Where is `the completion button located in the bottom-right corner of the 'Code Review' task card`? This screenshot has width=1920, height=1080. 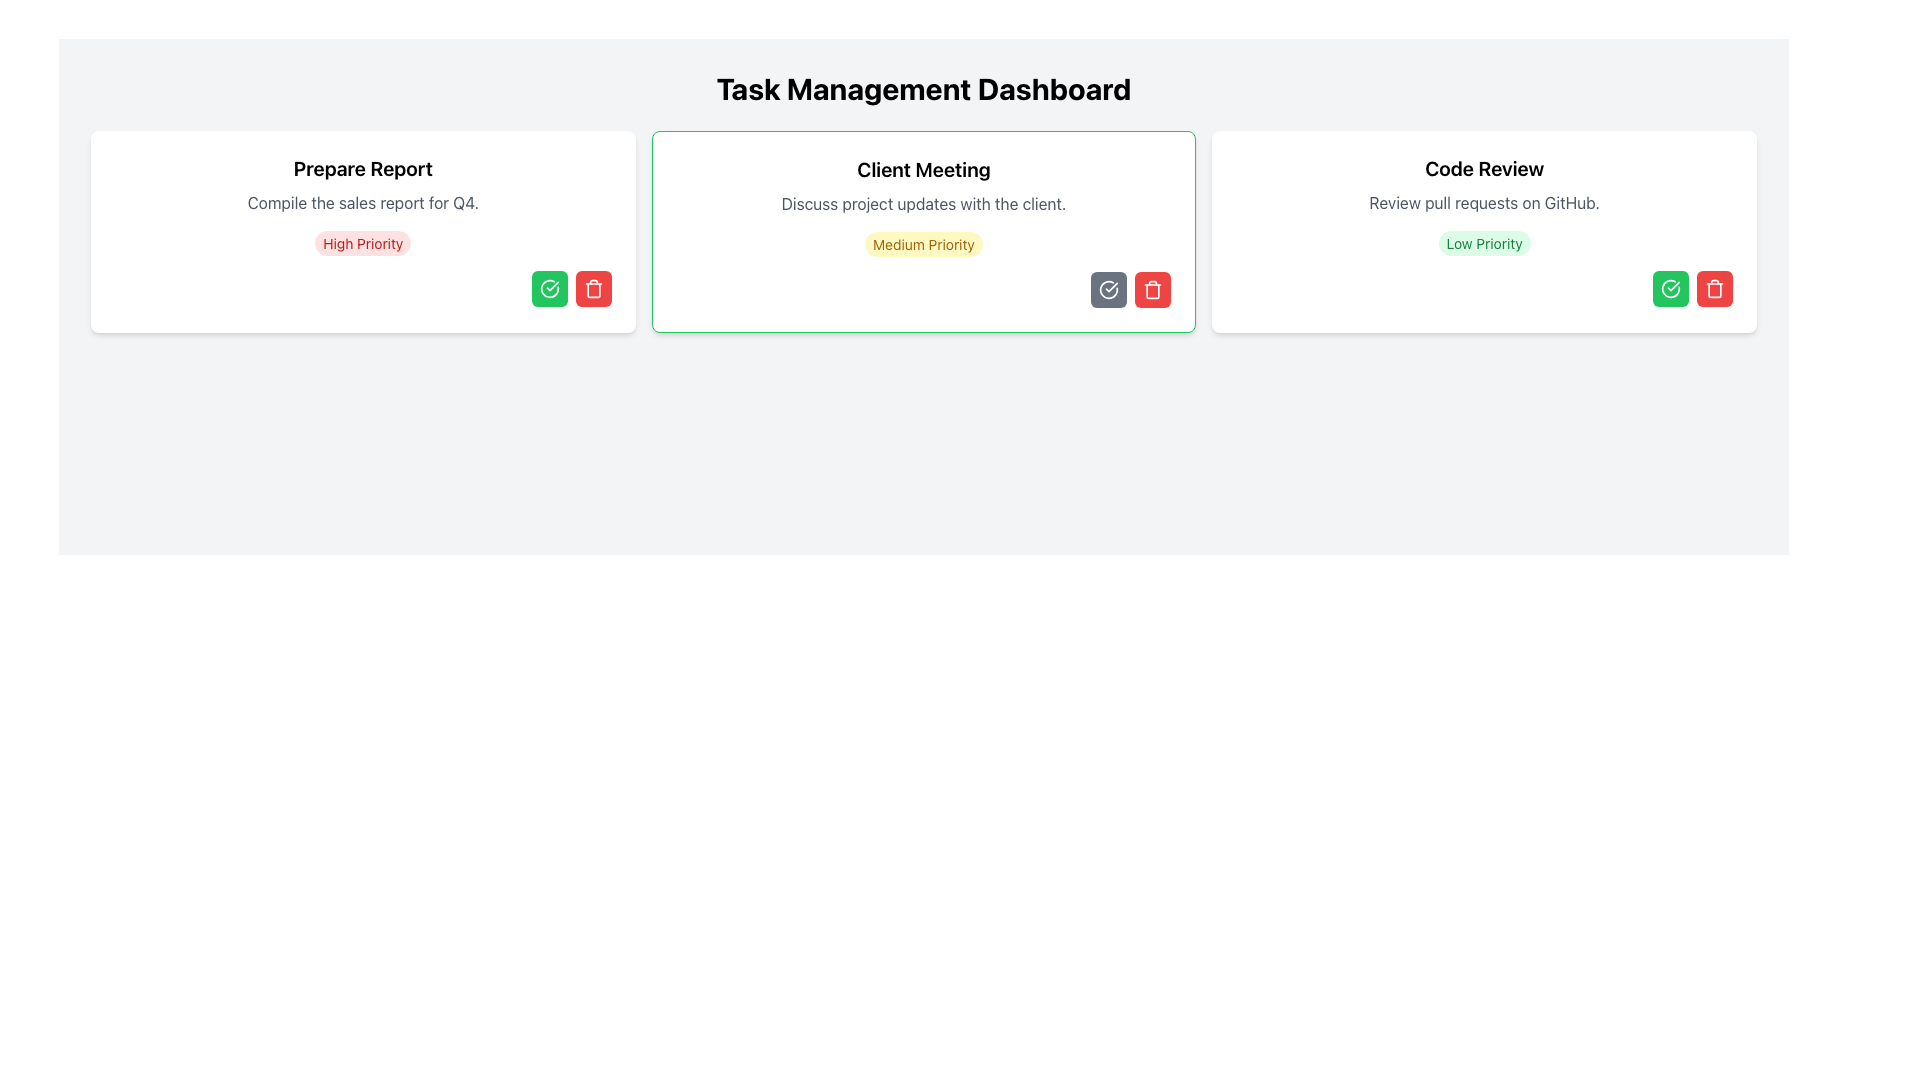 the completion button located in the bottom-right corner of the 'Code Review' task card is located at coordinates (1670, 289).